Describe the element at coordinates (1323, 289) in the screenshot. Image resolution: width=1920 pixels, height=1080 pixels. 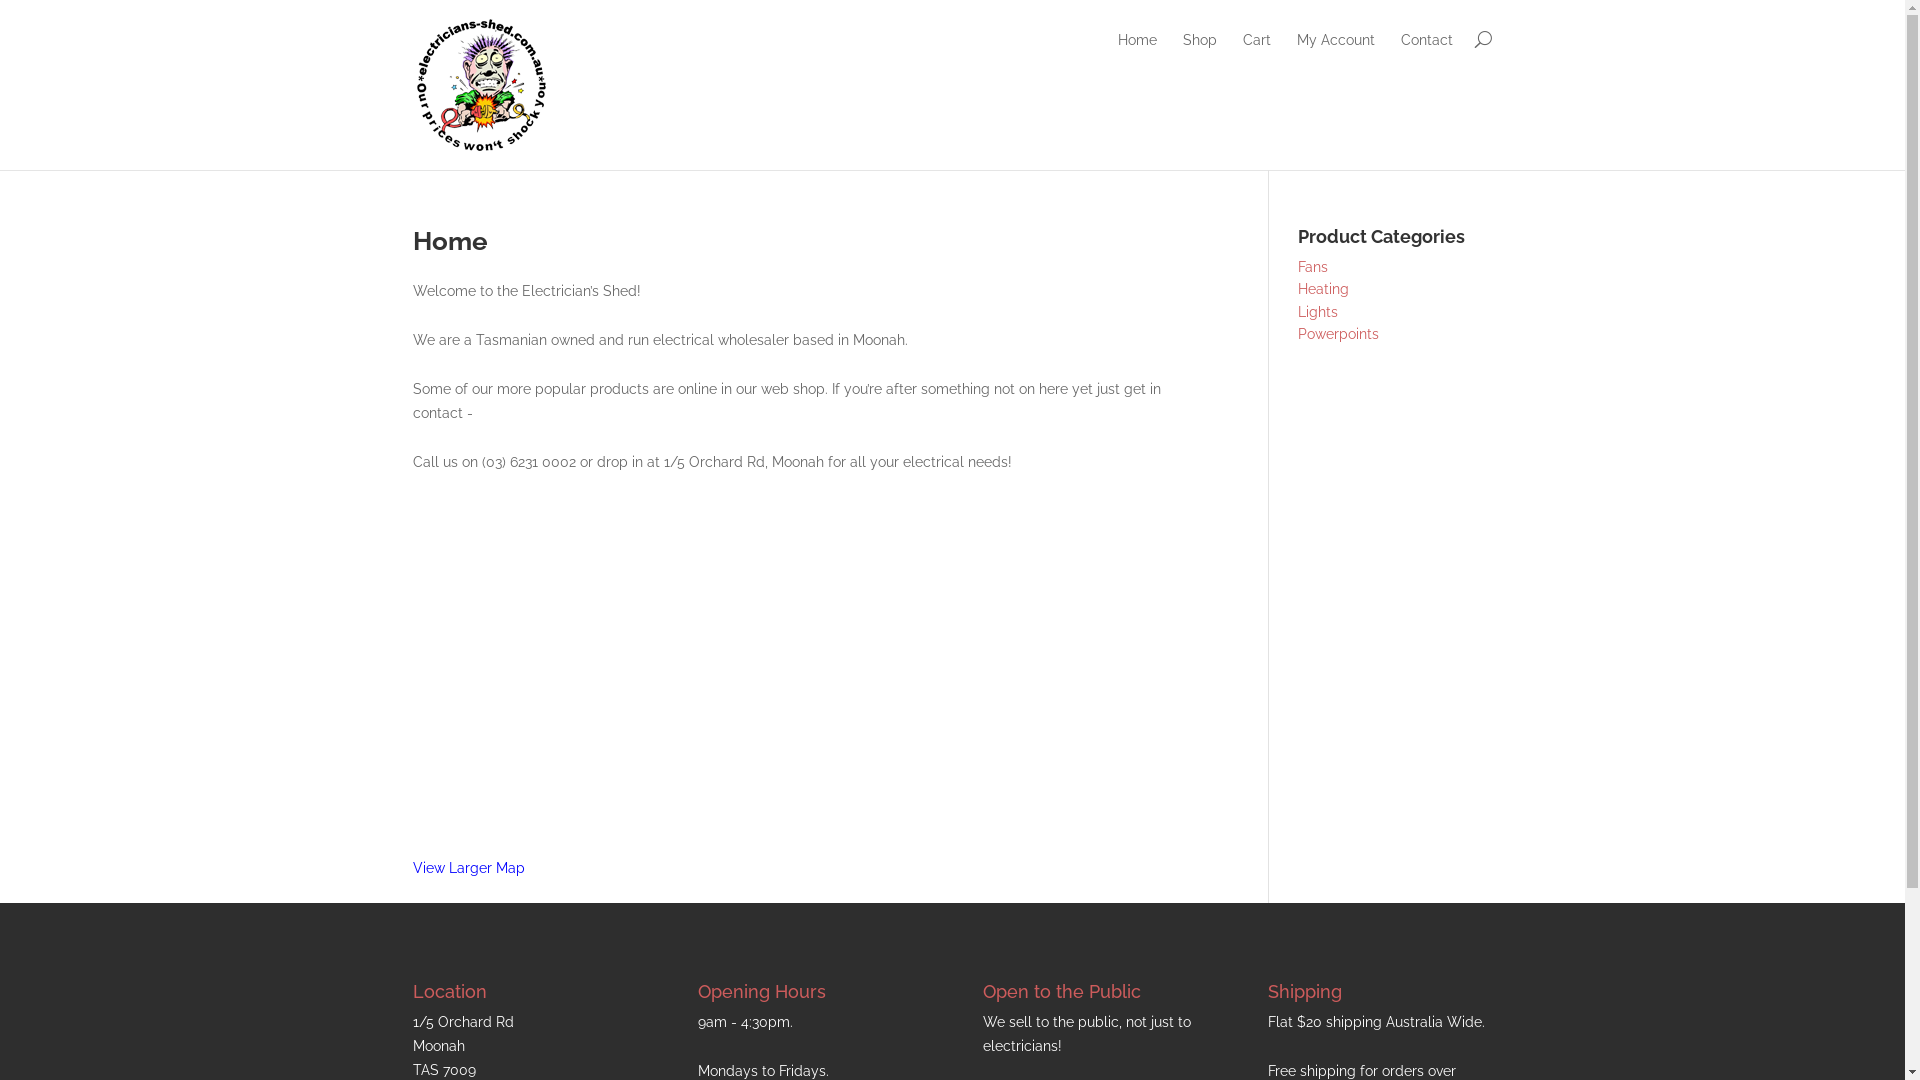
I see `'Heating'` at that location.